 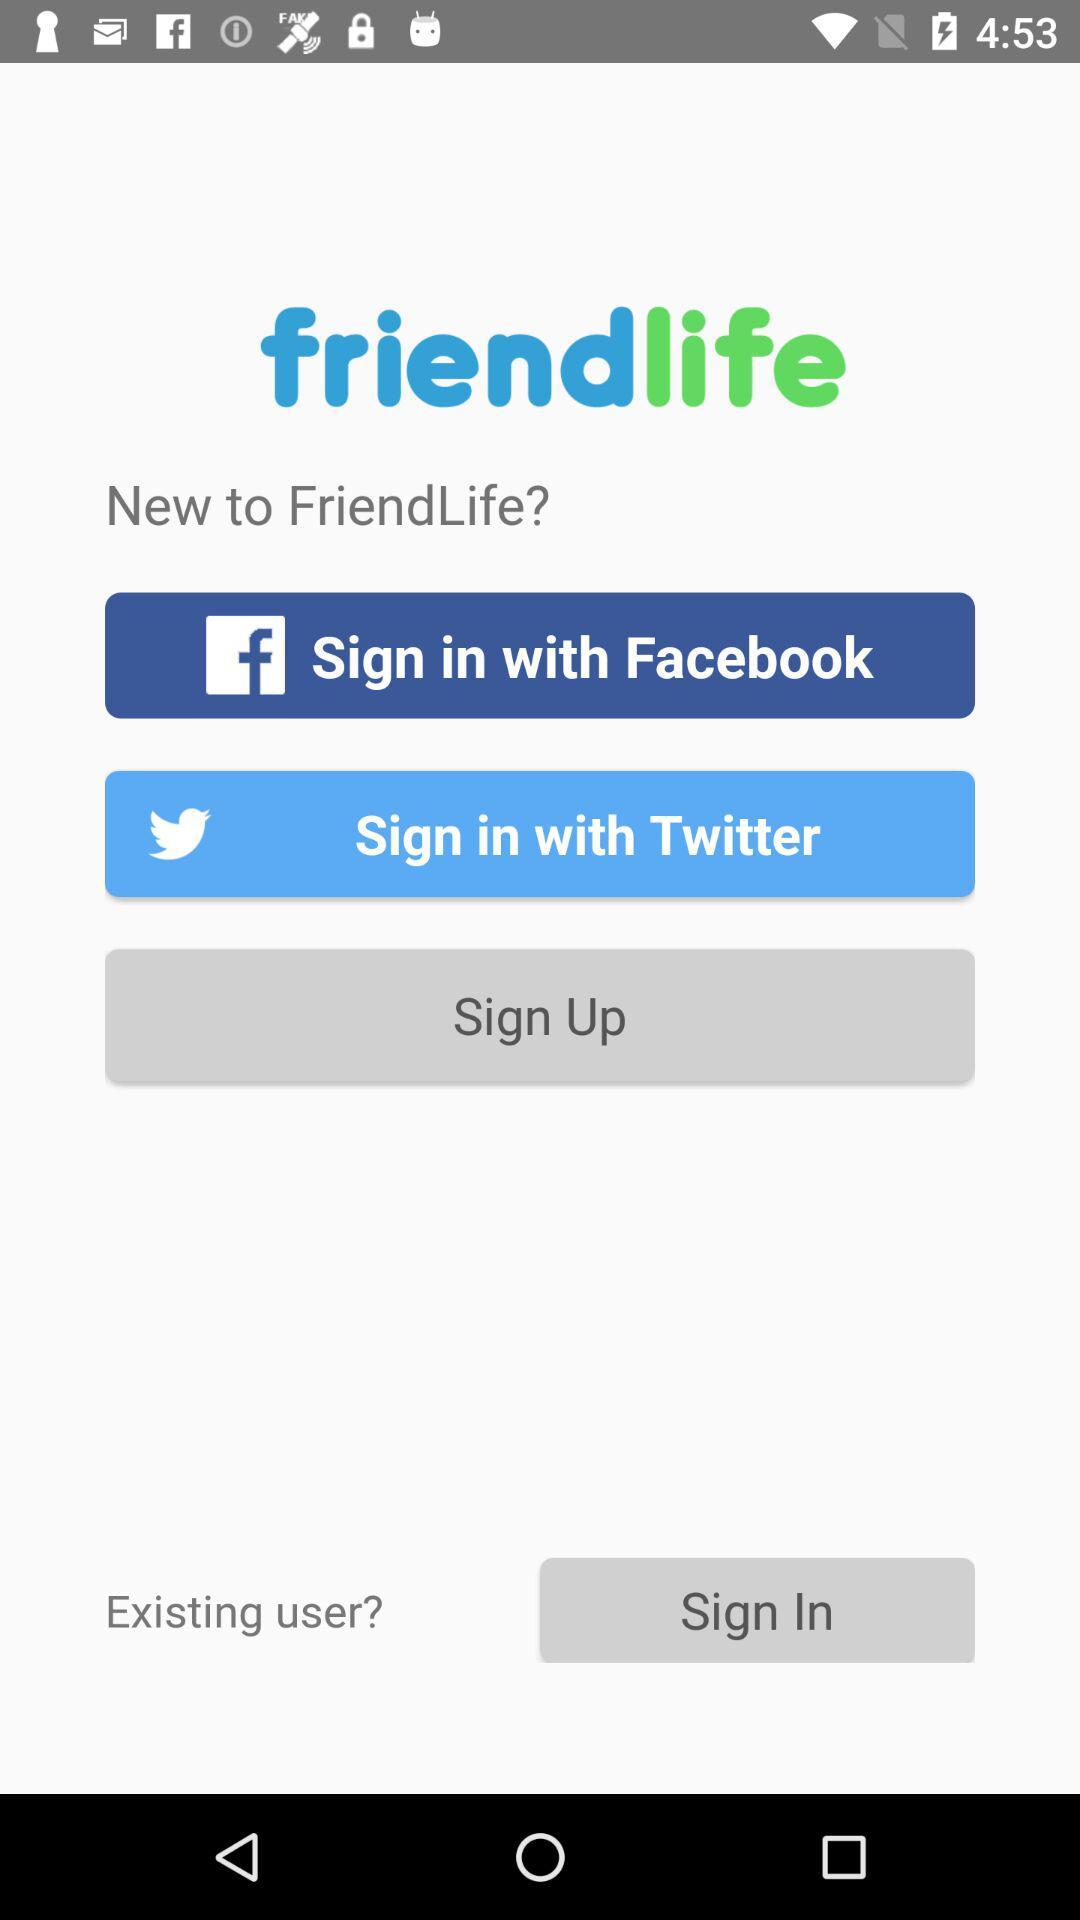 I want to click on icon below the sign in with, so click(x=540, y=1015).